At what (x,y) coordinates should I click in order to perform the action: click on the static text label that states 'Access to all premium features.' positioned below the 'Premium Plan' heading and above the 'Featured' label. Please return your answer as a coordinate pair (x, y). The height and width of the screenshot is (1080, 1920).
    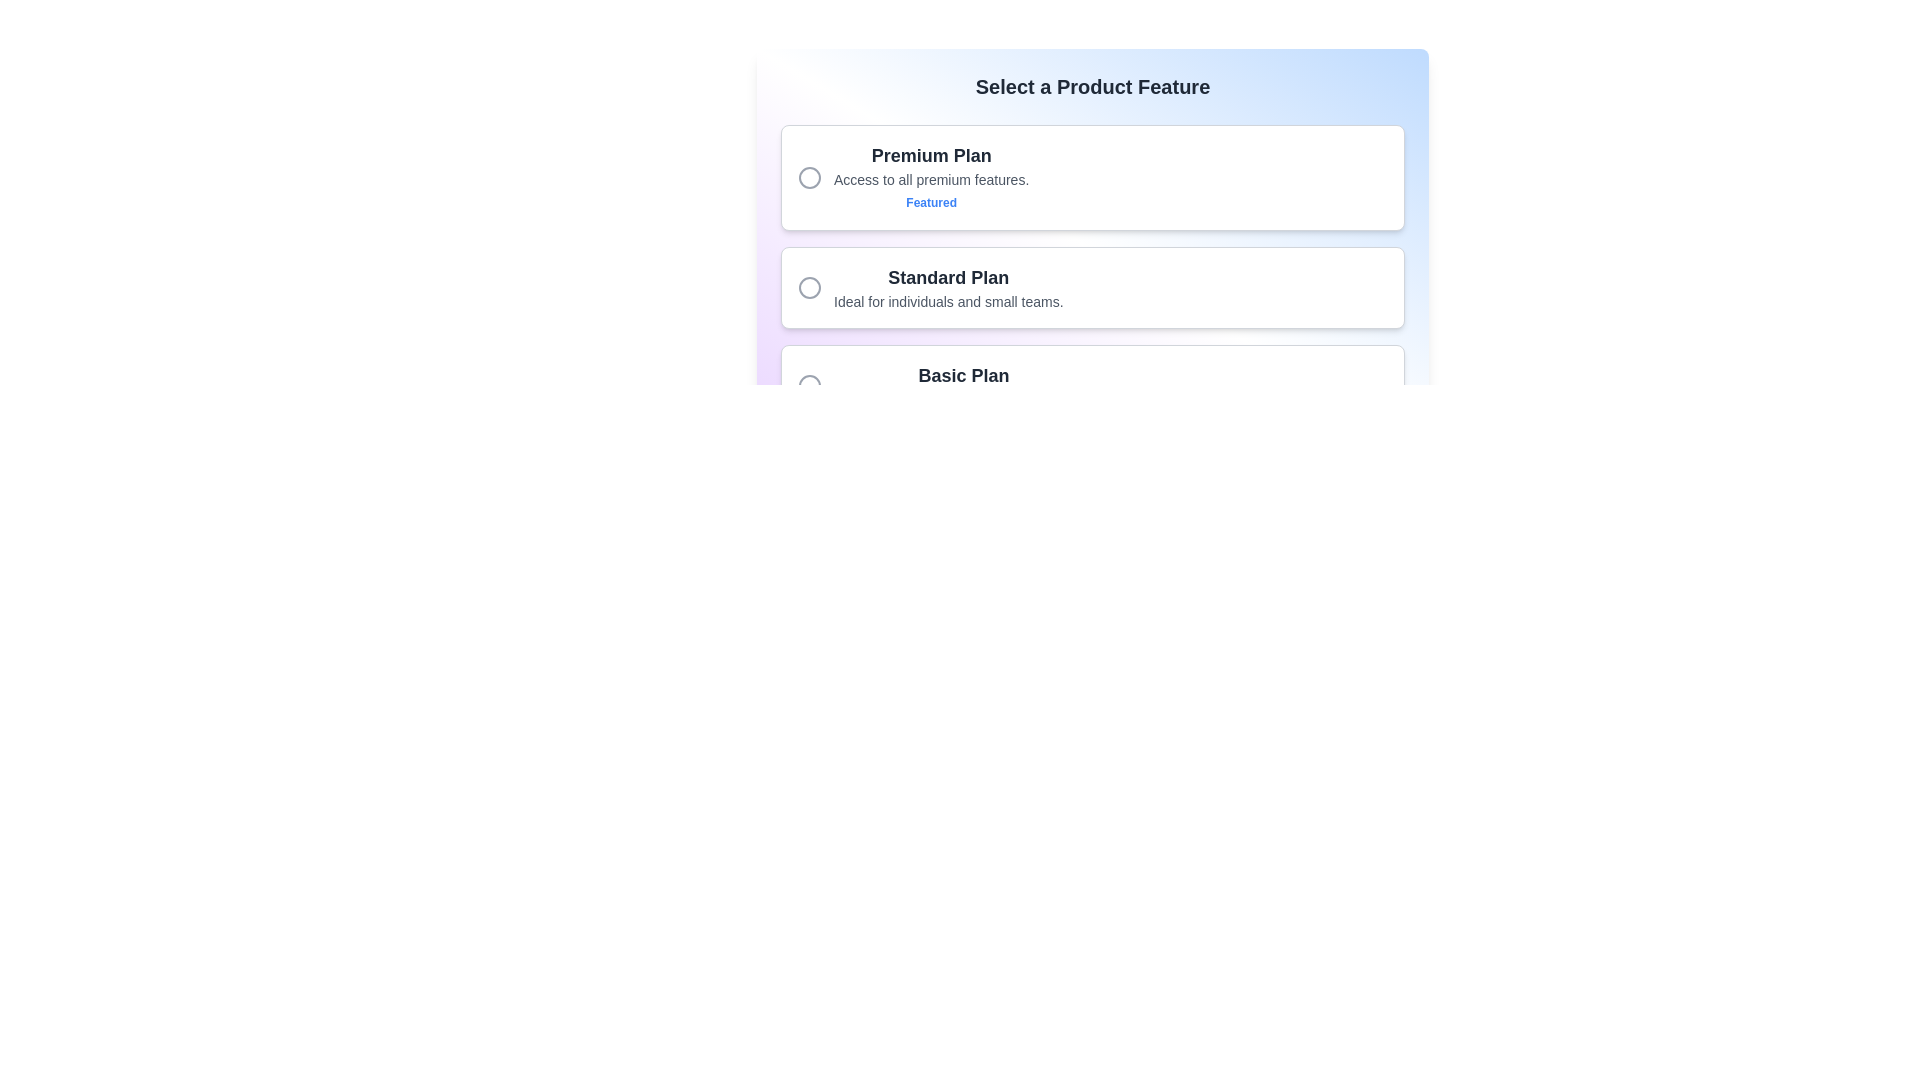
    Looking at the image, I should click on (930, 180).